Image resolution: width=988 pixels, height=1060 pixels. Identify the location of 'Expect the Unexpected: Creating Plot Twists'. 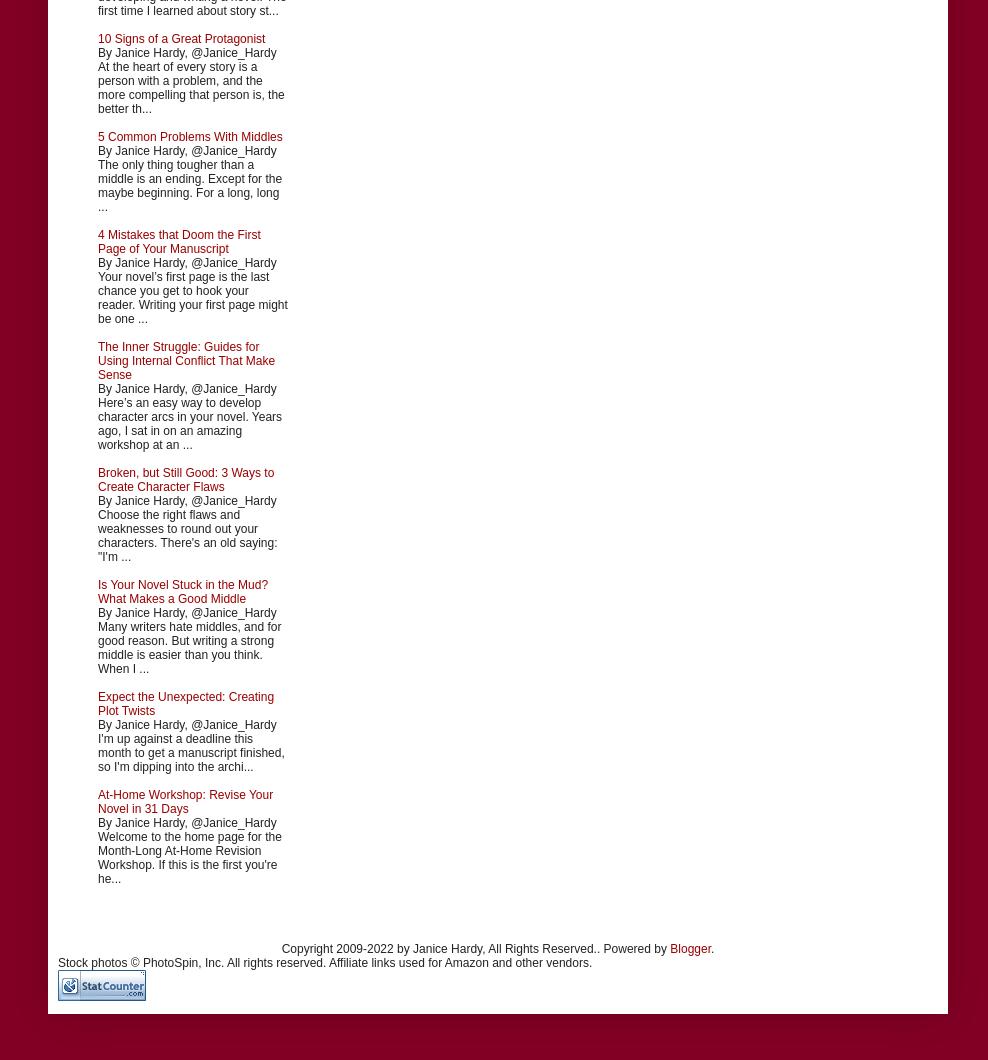
(186, 701).